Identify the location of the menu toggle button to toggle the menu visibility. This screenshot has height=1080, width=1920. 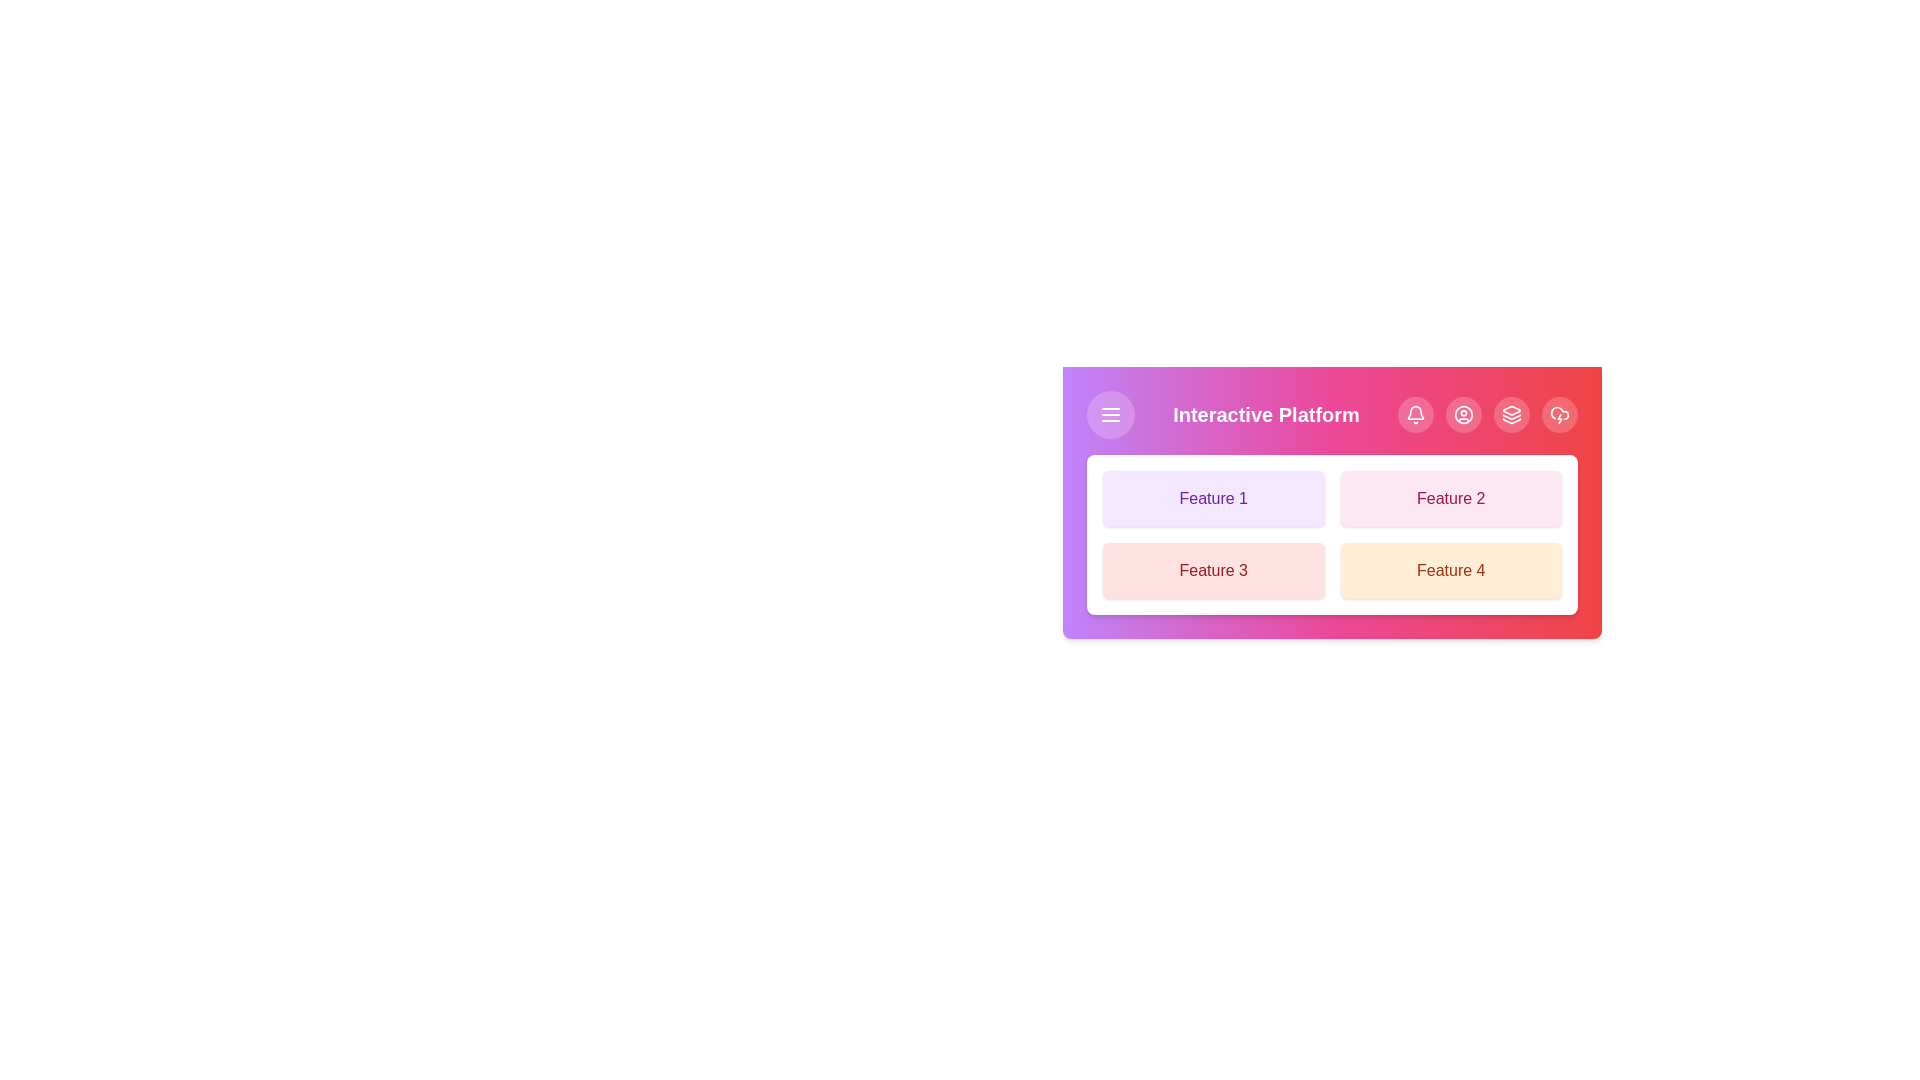
(1109, 414).